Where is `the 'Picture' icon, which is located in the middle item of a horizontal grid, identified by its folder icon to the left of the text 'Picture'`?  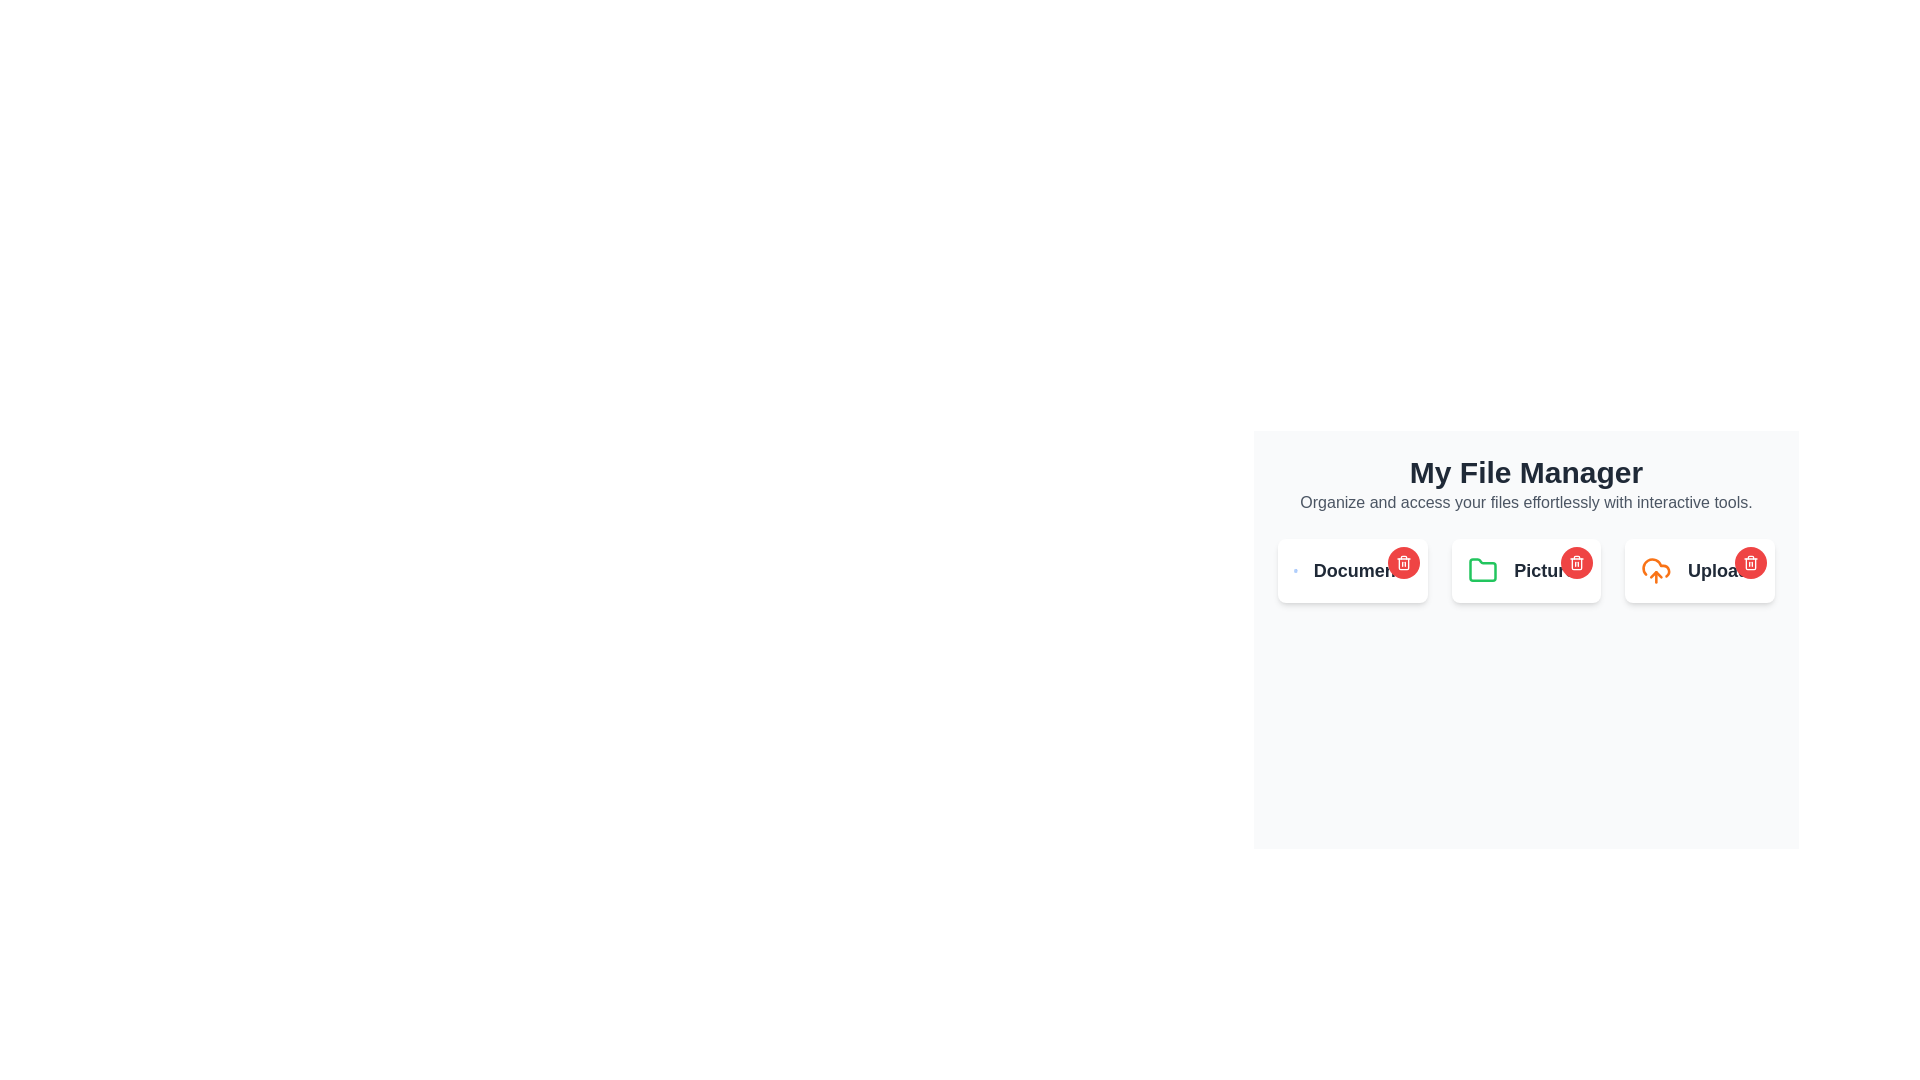
the 'Picture' icon, which is located in the middle item of a horizontal grid, identified by its folder icon to the left of the text 'Picture' is located at coordinates (1483, 570).